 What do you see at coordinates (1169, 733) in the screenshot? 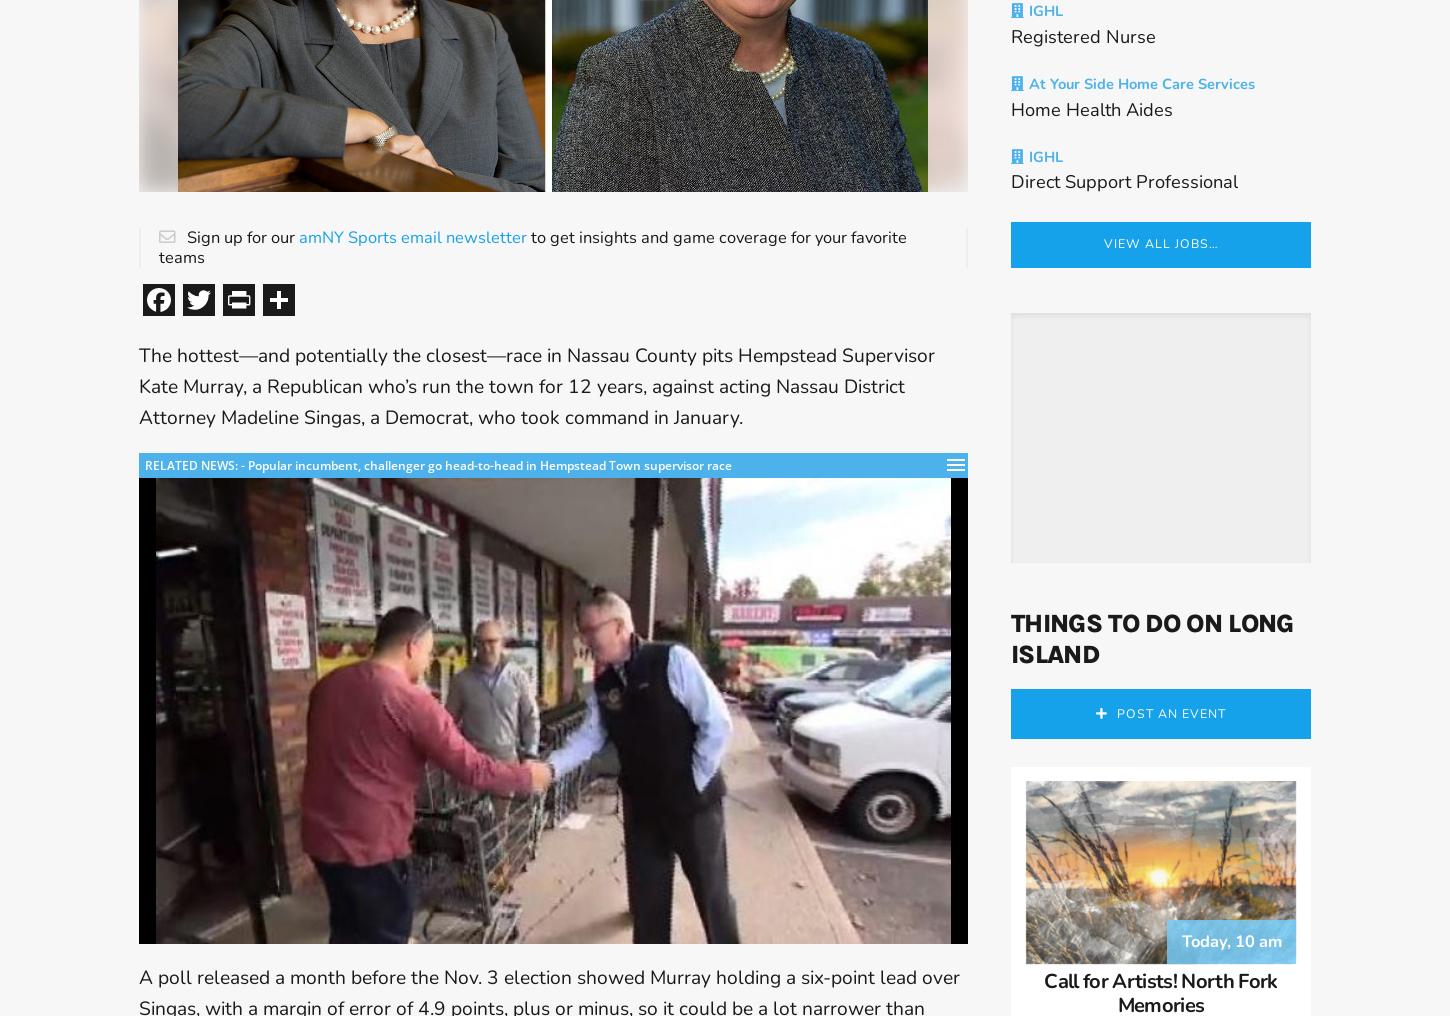
I see `'Post an Event'` at bounding box center [1169, 733].